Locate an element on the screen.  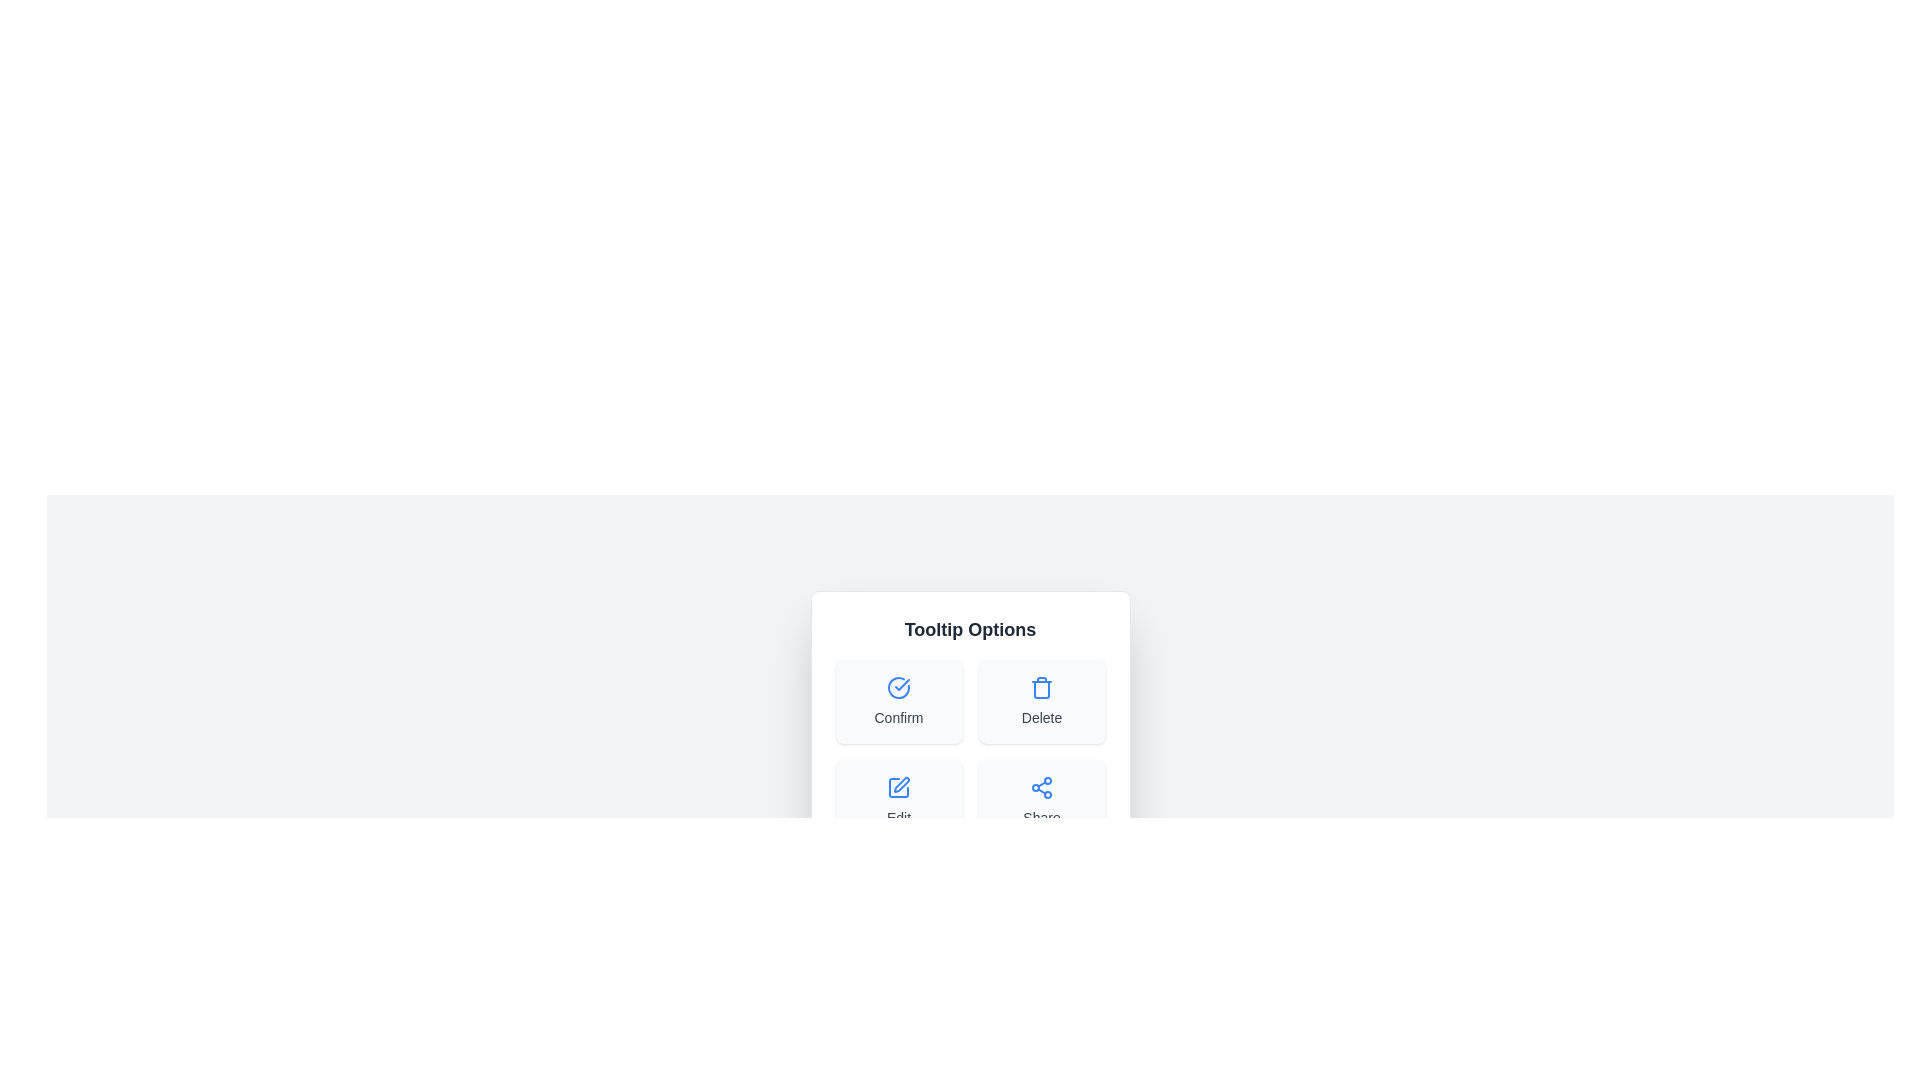
text label displaying 'Tooltip Options' which is positioned at the top of a white panel containing multiple buttons below is located at coordinates (970, 628).